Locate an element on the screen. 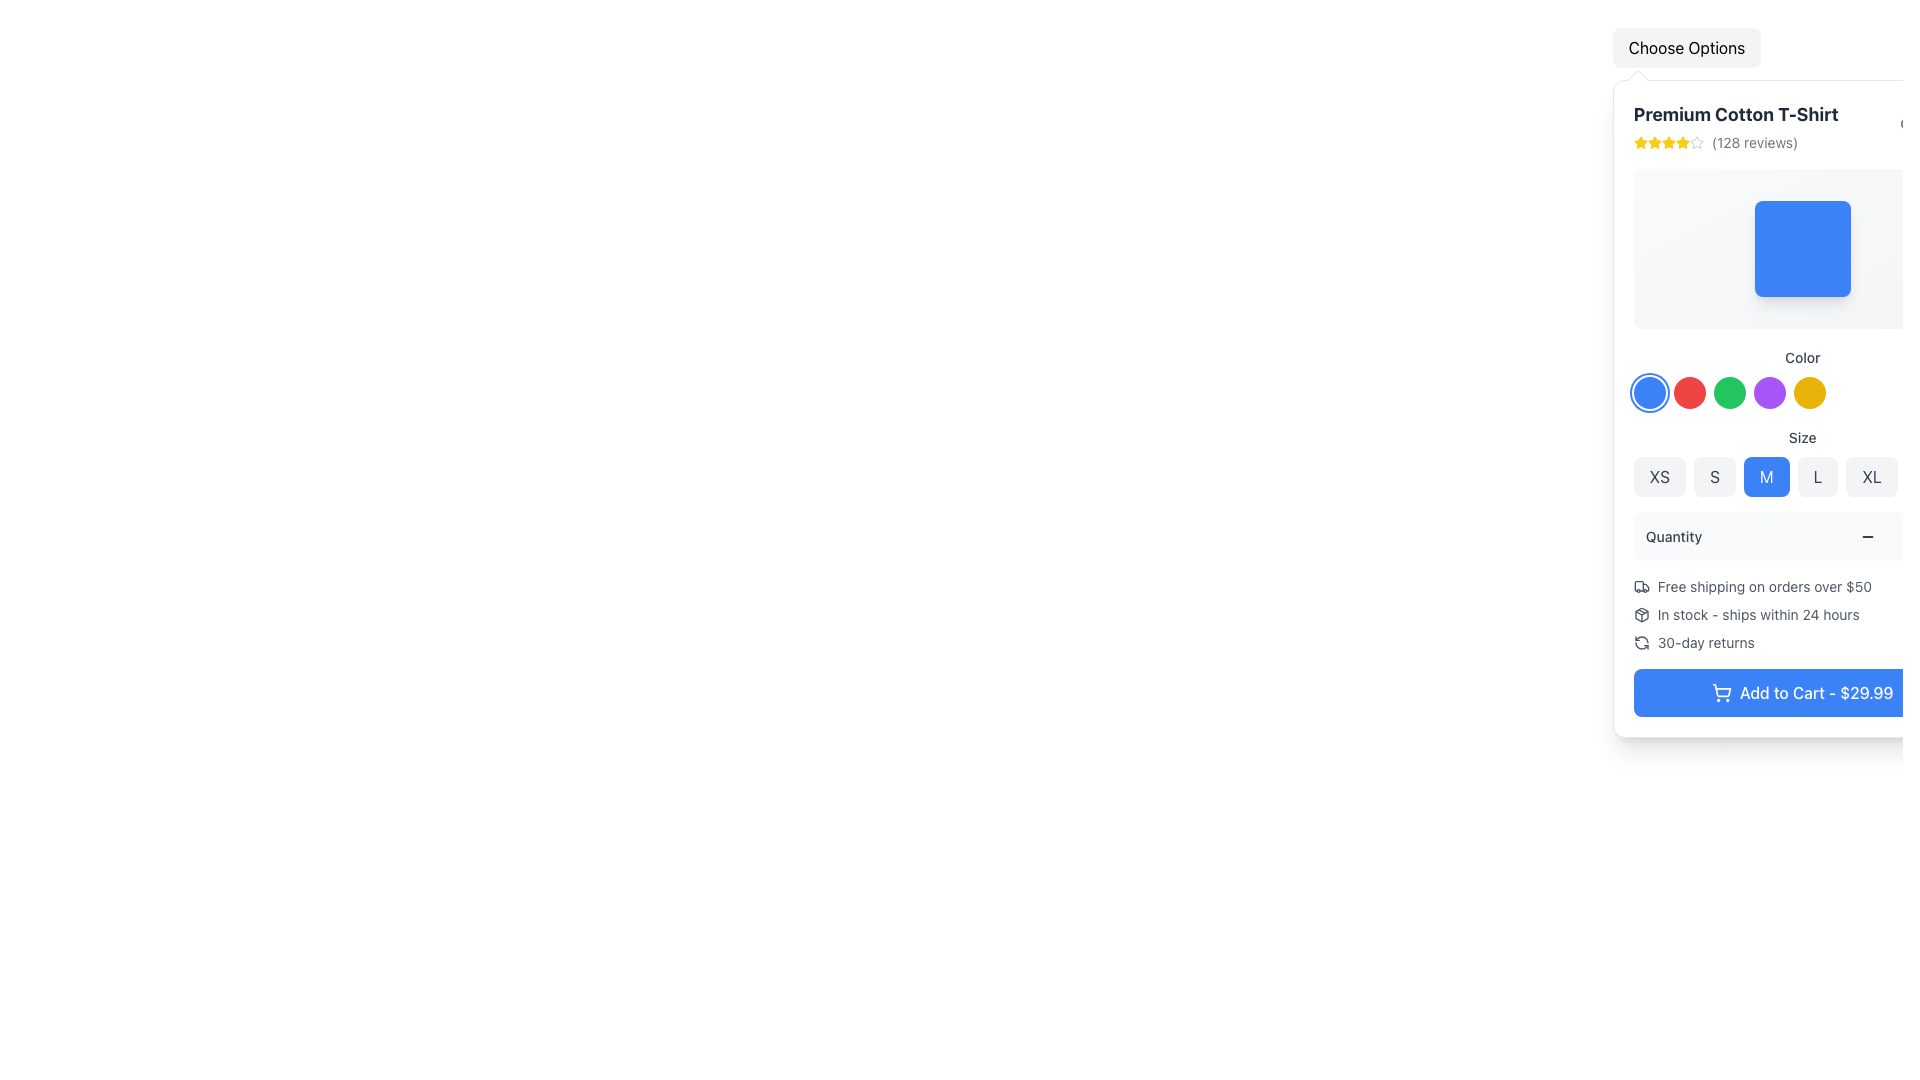 This screenshot has height=1080, width=1920. the first button in the horizontally aligned group of size buttons is located at coordinates (1659, 477).